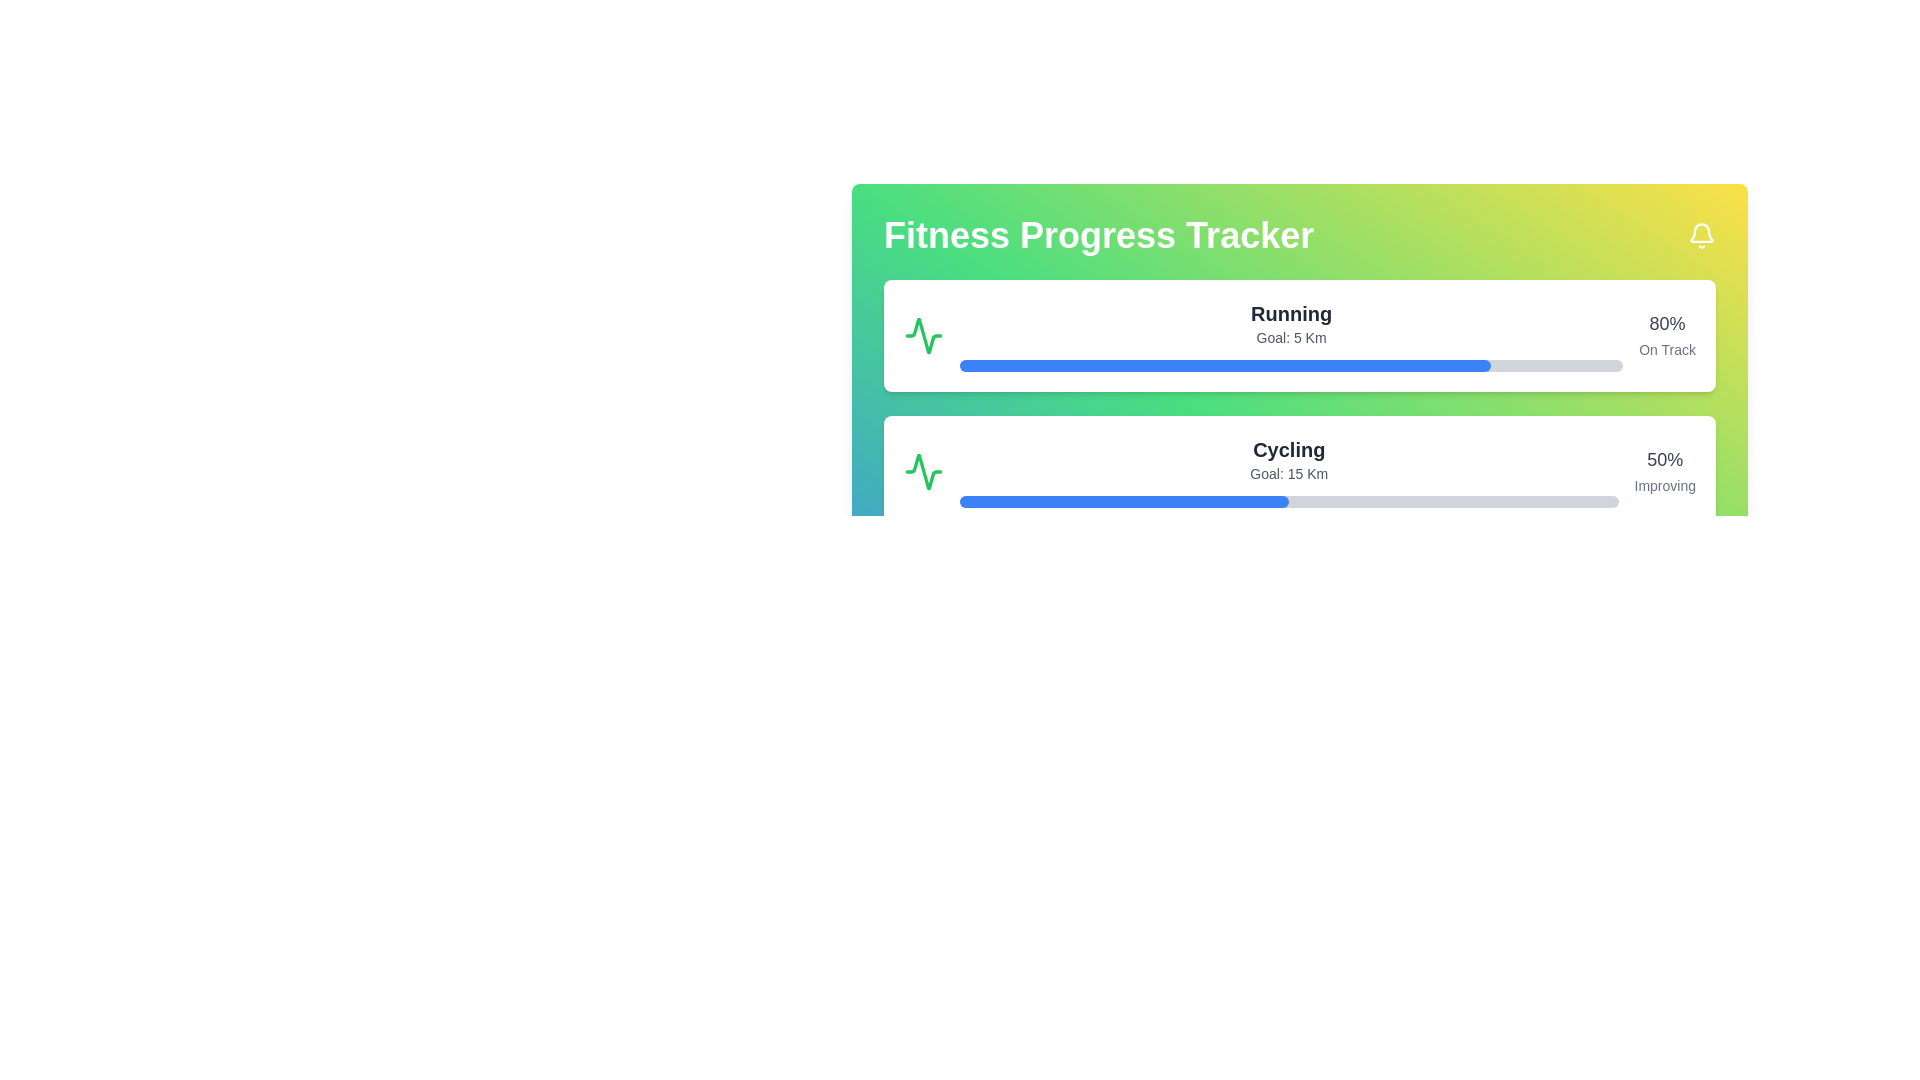 The width and height of the screenshot is (1920, 1080). Describe the element at coordinates (1289, 471) in the screenshot. I see `text for the cycling goal and status from the progress tracker element, which includes a title, subtitle, and progress bar, centrally located in the fitness progress section` at that location.